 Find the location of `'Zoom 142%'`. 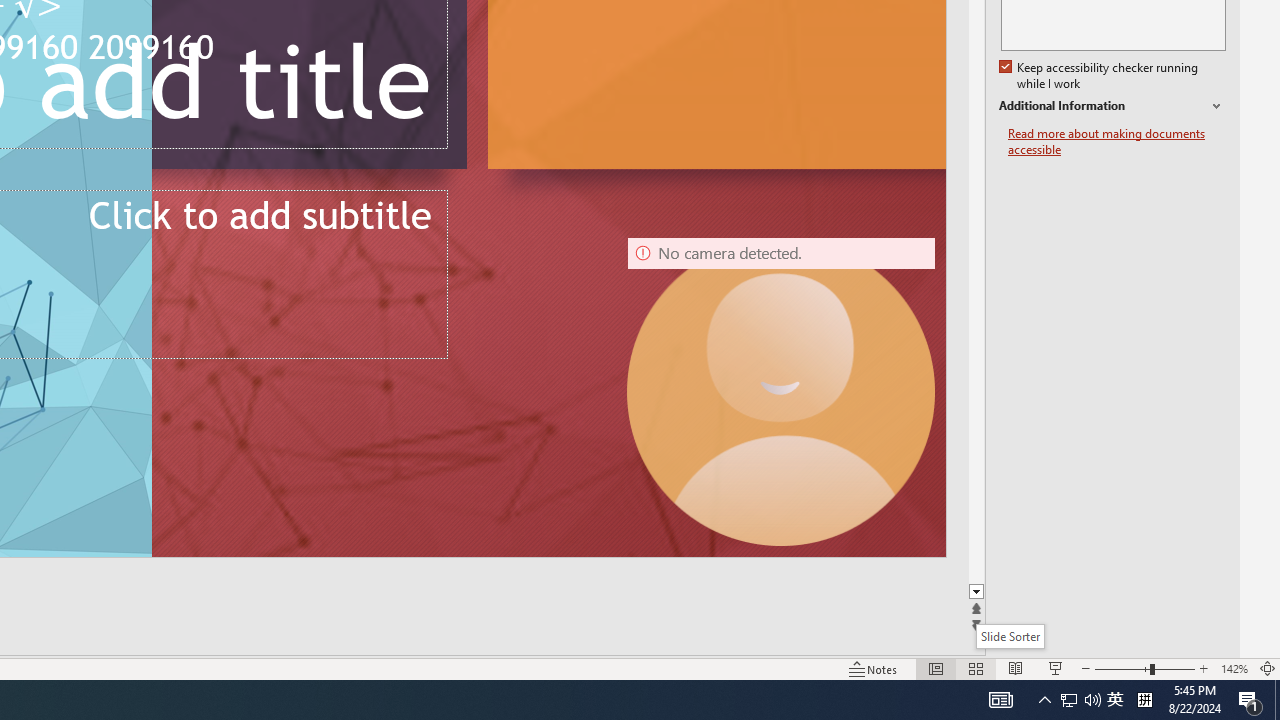

'Zoom 142%' is located at coordinates (1233, 669).